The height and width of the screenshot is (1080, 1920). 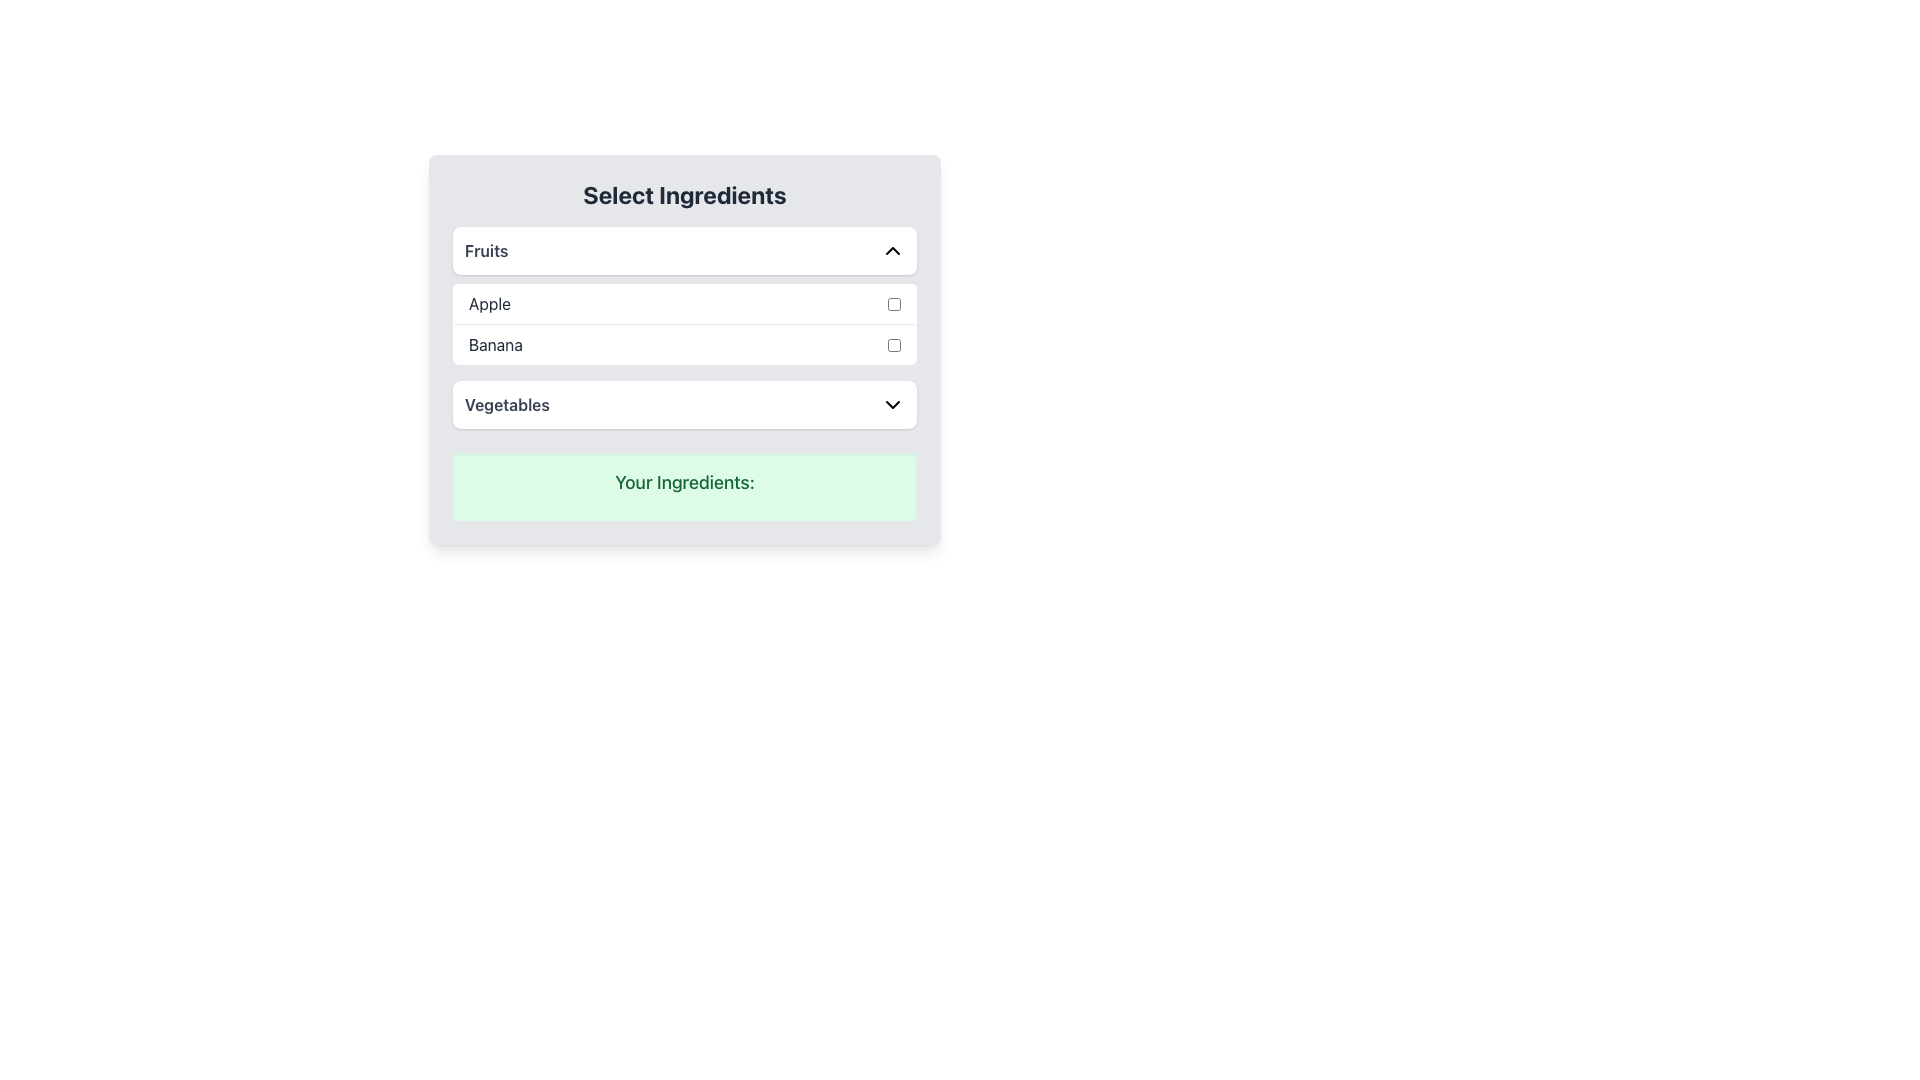 What do you see at coordinates (893, 304) in the screenshot?
I see `the checkbox for the 'Apple' option located at the far right side of the second row in the list of options` at bounding box center [893, 304].